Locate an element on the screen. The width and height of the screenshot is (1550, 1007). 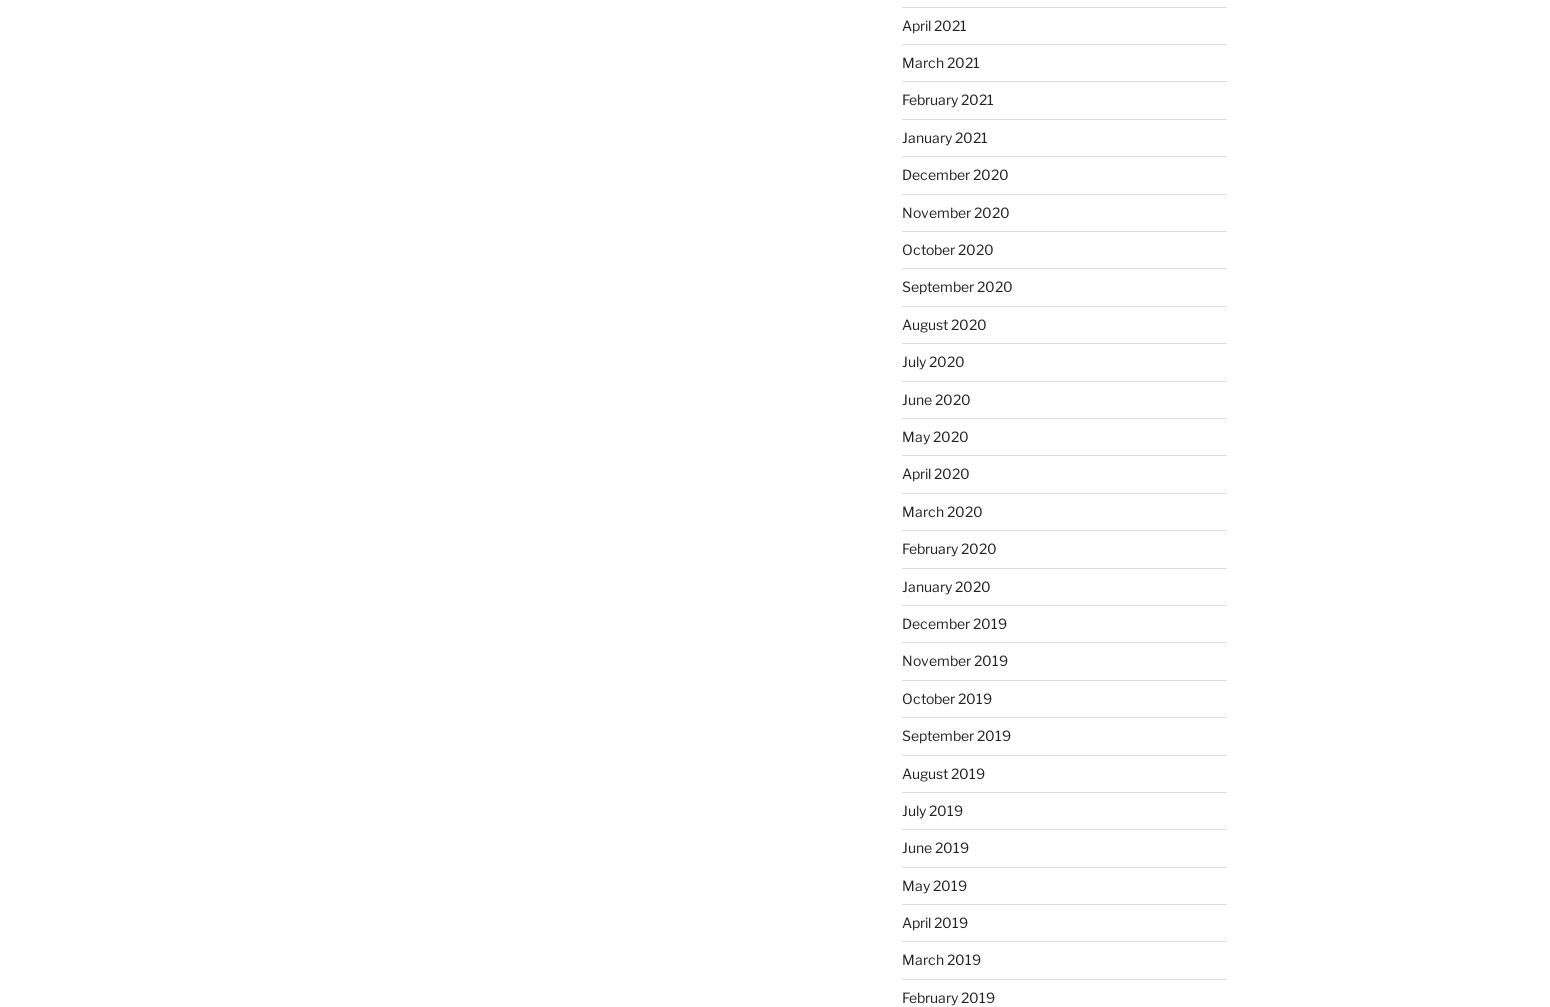
'February 2021' is located at coordinates (946, 99).